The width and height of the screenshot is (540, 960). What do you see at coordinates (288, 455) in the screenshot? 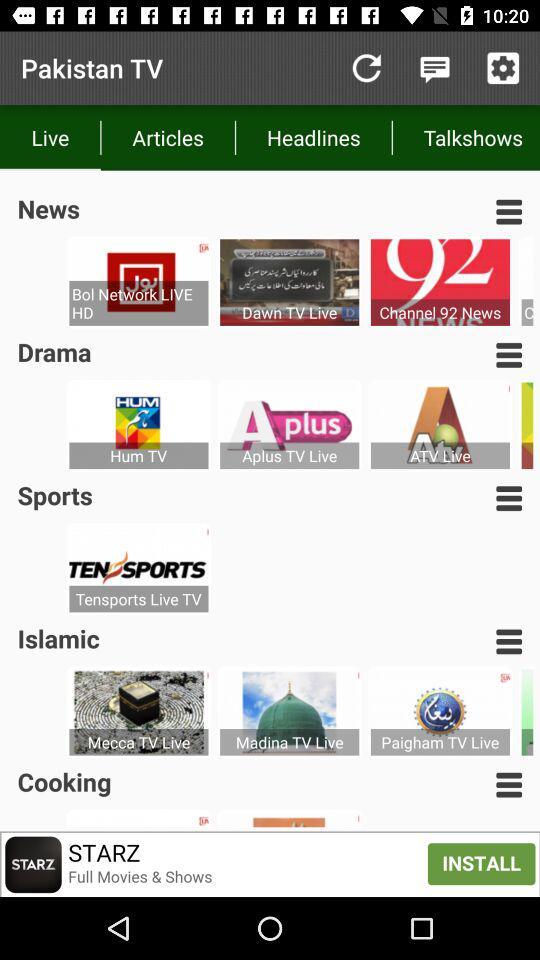
I see `the aplus tv live icon` at bounding box center [288, 455].